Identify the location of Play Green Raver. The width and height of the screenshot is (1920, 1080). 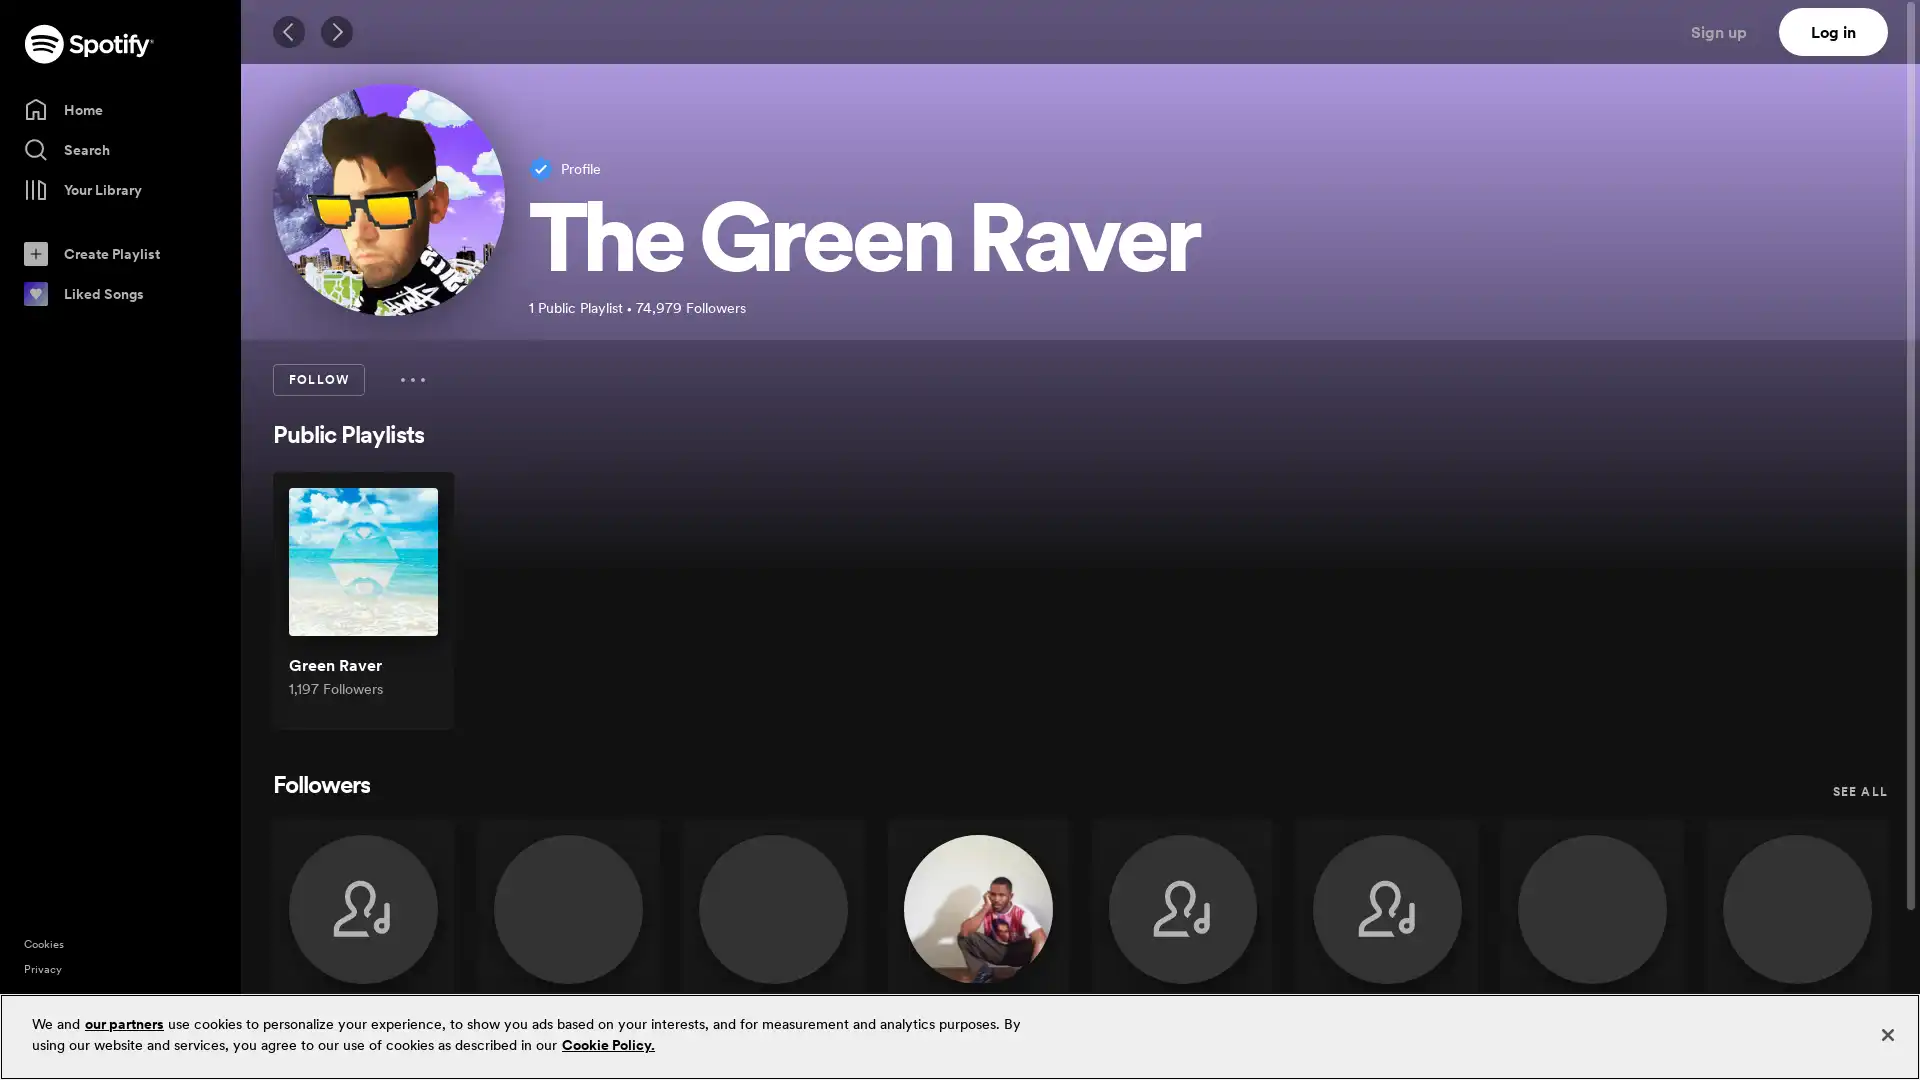
(403, 611).